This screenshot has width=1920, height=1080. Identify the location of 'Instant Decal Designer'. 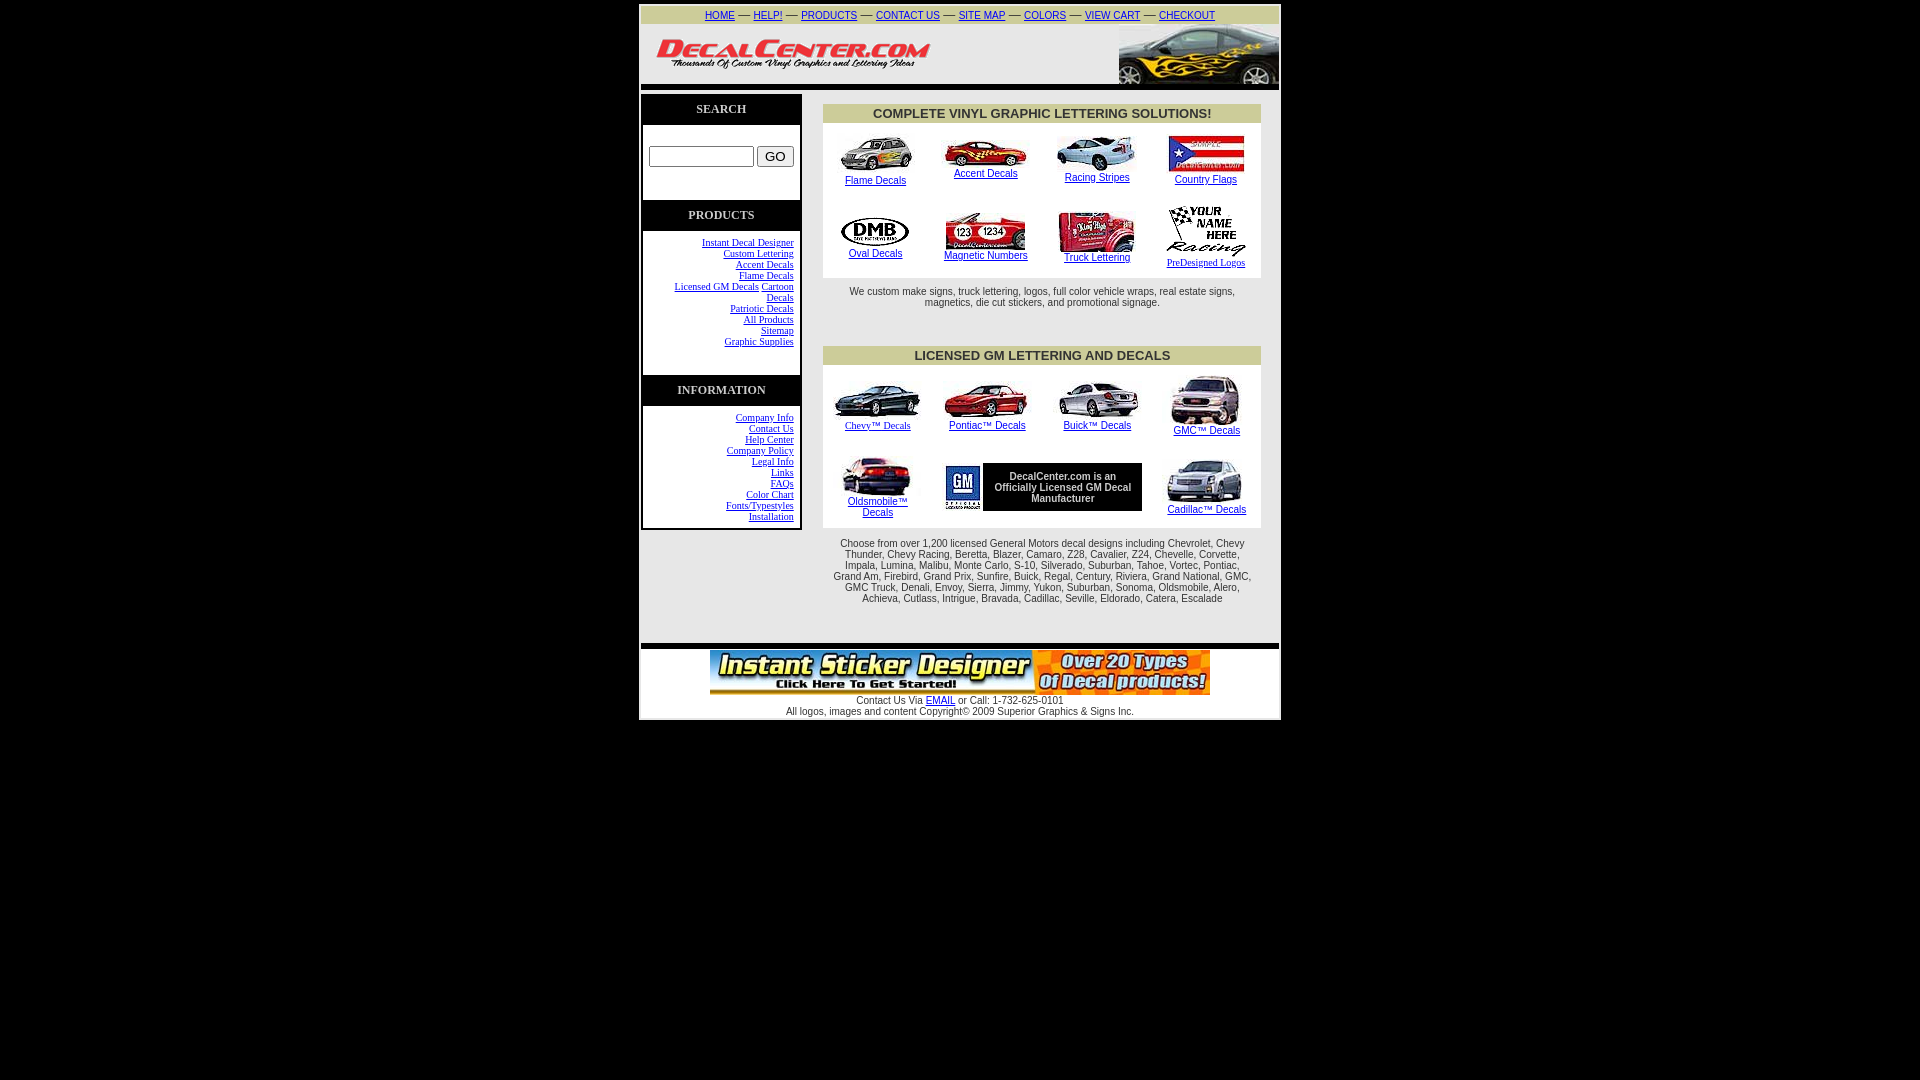
(747, 241).